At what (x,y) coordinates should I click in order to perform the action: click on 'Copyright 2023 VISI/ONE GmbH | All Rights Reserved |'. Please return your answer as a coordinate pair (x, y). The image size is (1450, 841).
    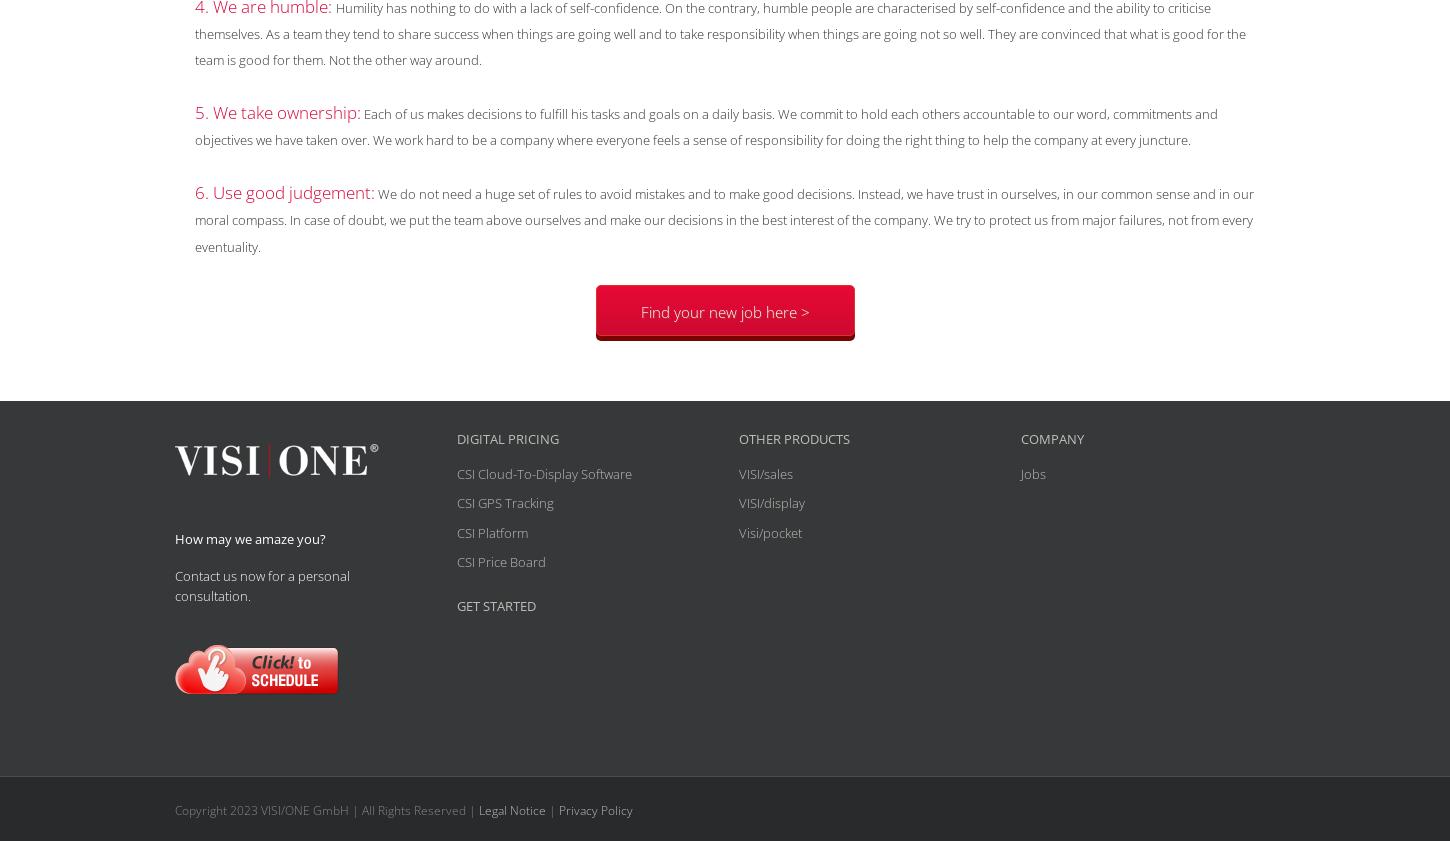
    Looking at the image, I should click on (326, 810).